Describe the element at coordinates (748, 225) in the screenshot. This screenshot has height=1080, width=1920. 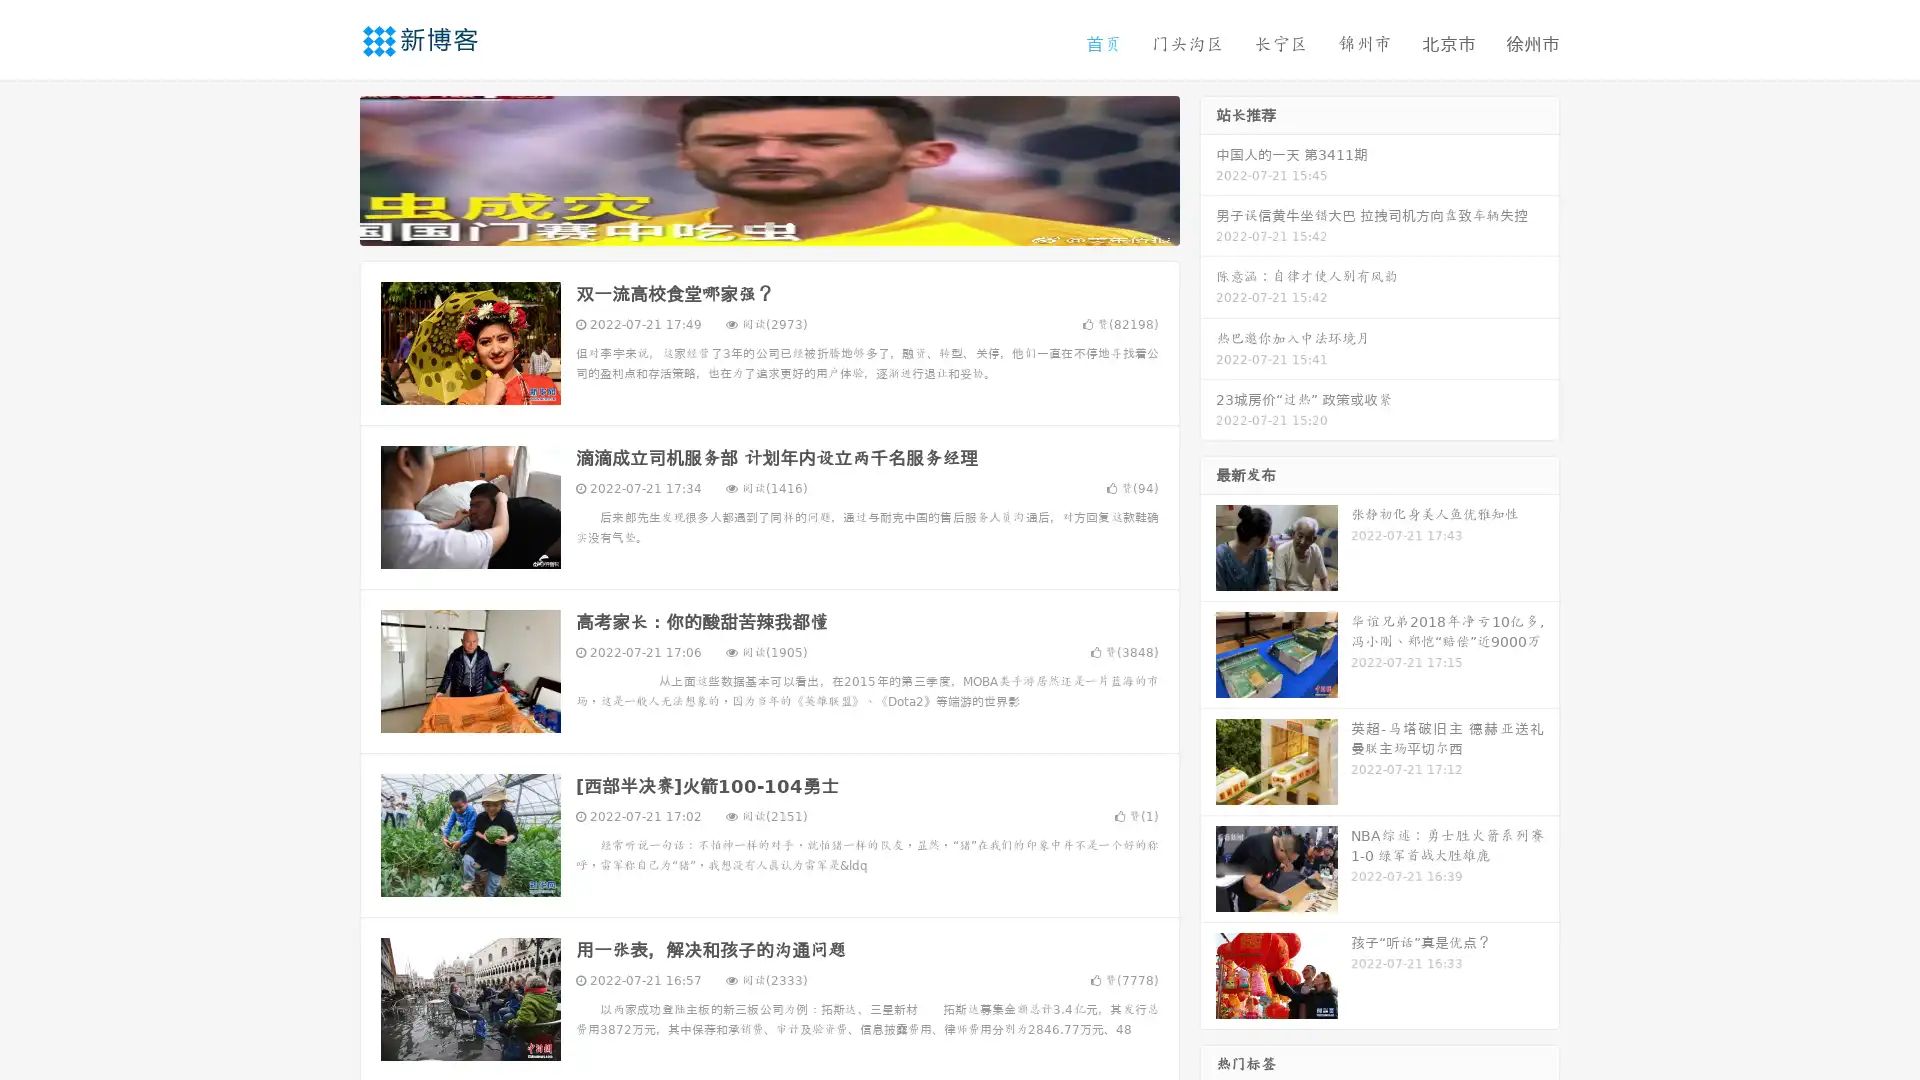
I see `Go to slide 1` at that location.